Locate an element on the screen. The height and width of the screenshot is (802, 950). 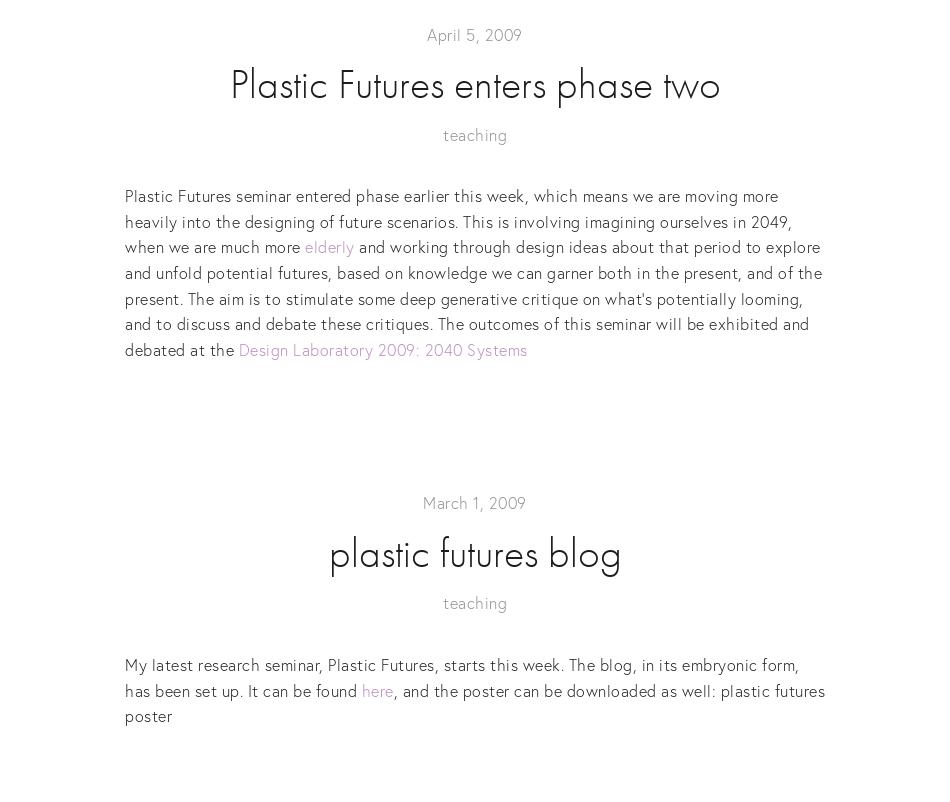
'and working through design ideas about that period to explore and unfold potential futures, based on knowledge we can garner both in the present, and of the present. The aim is to stimulate some deep generative critique on what's potentially looming, and to discuss and debate these critiques.
The outcomes of this seminar will be exhibited and debated at the' is located at coordinates (472, 296).